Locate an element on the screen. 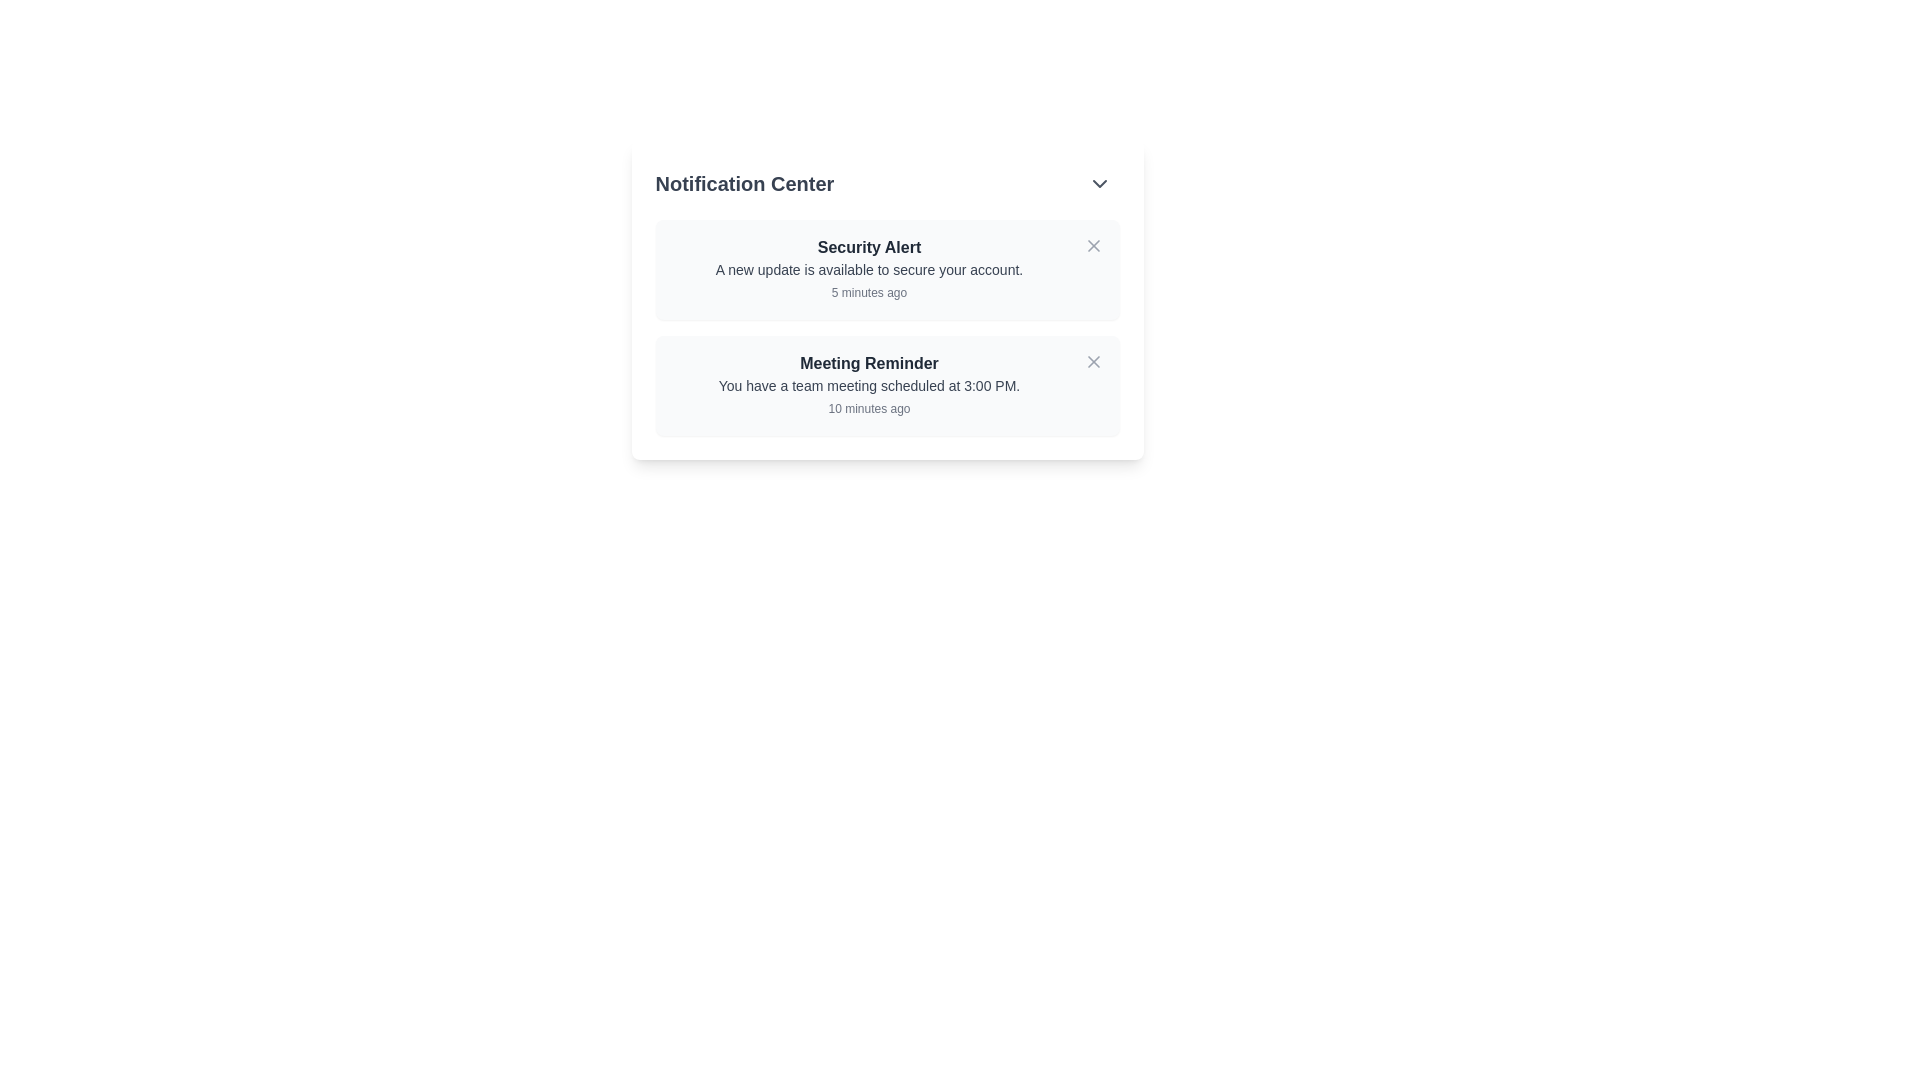 The width and height of the screenshot is (1920, 1080). the bold and large text label displaying 'Notification Center' located at the top left section of its interface group is located at coordinates (743, 184).